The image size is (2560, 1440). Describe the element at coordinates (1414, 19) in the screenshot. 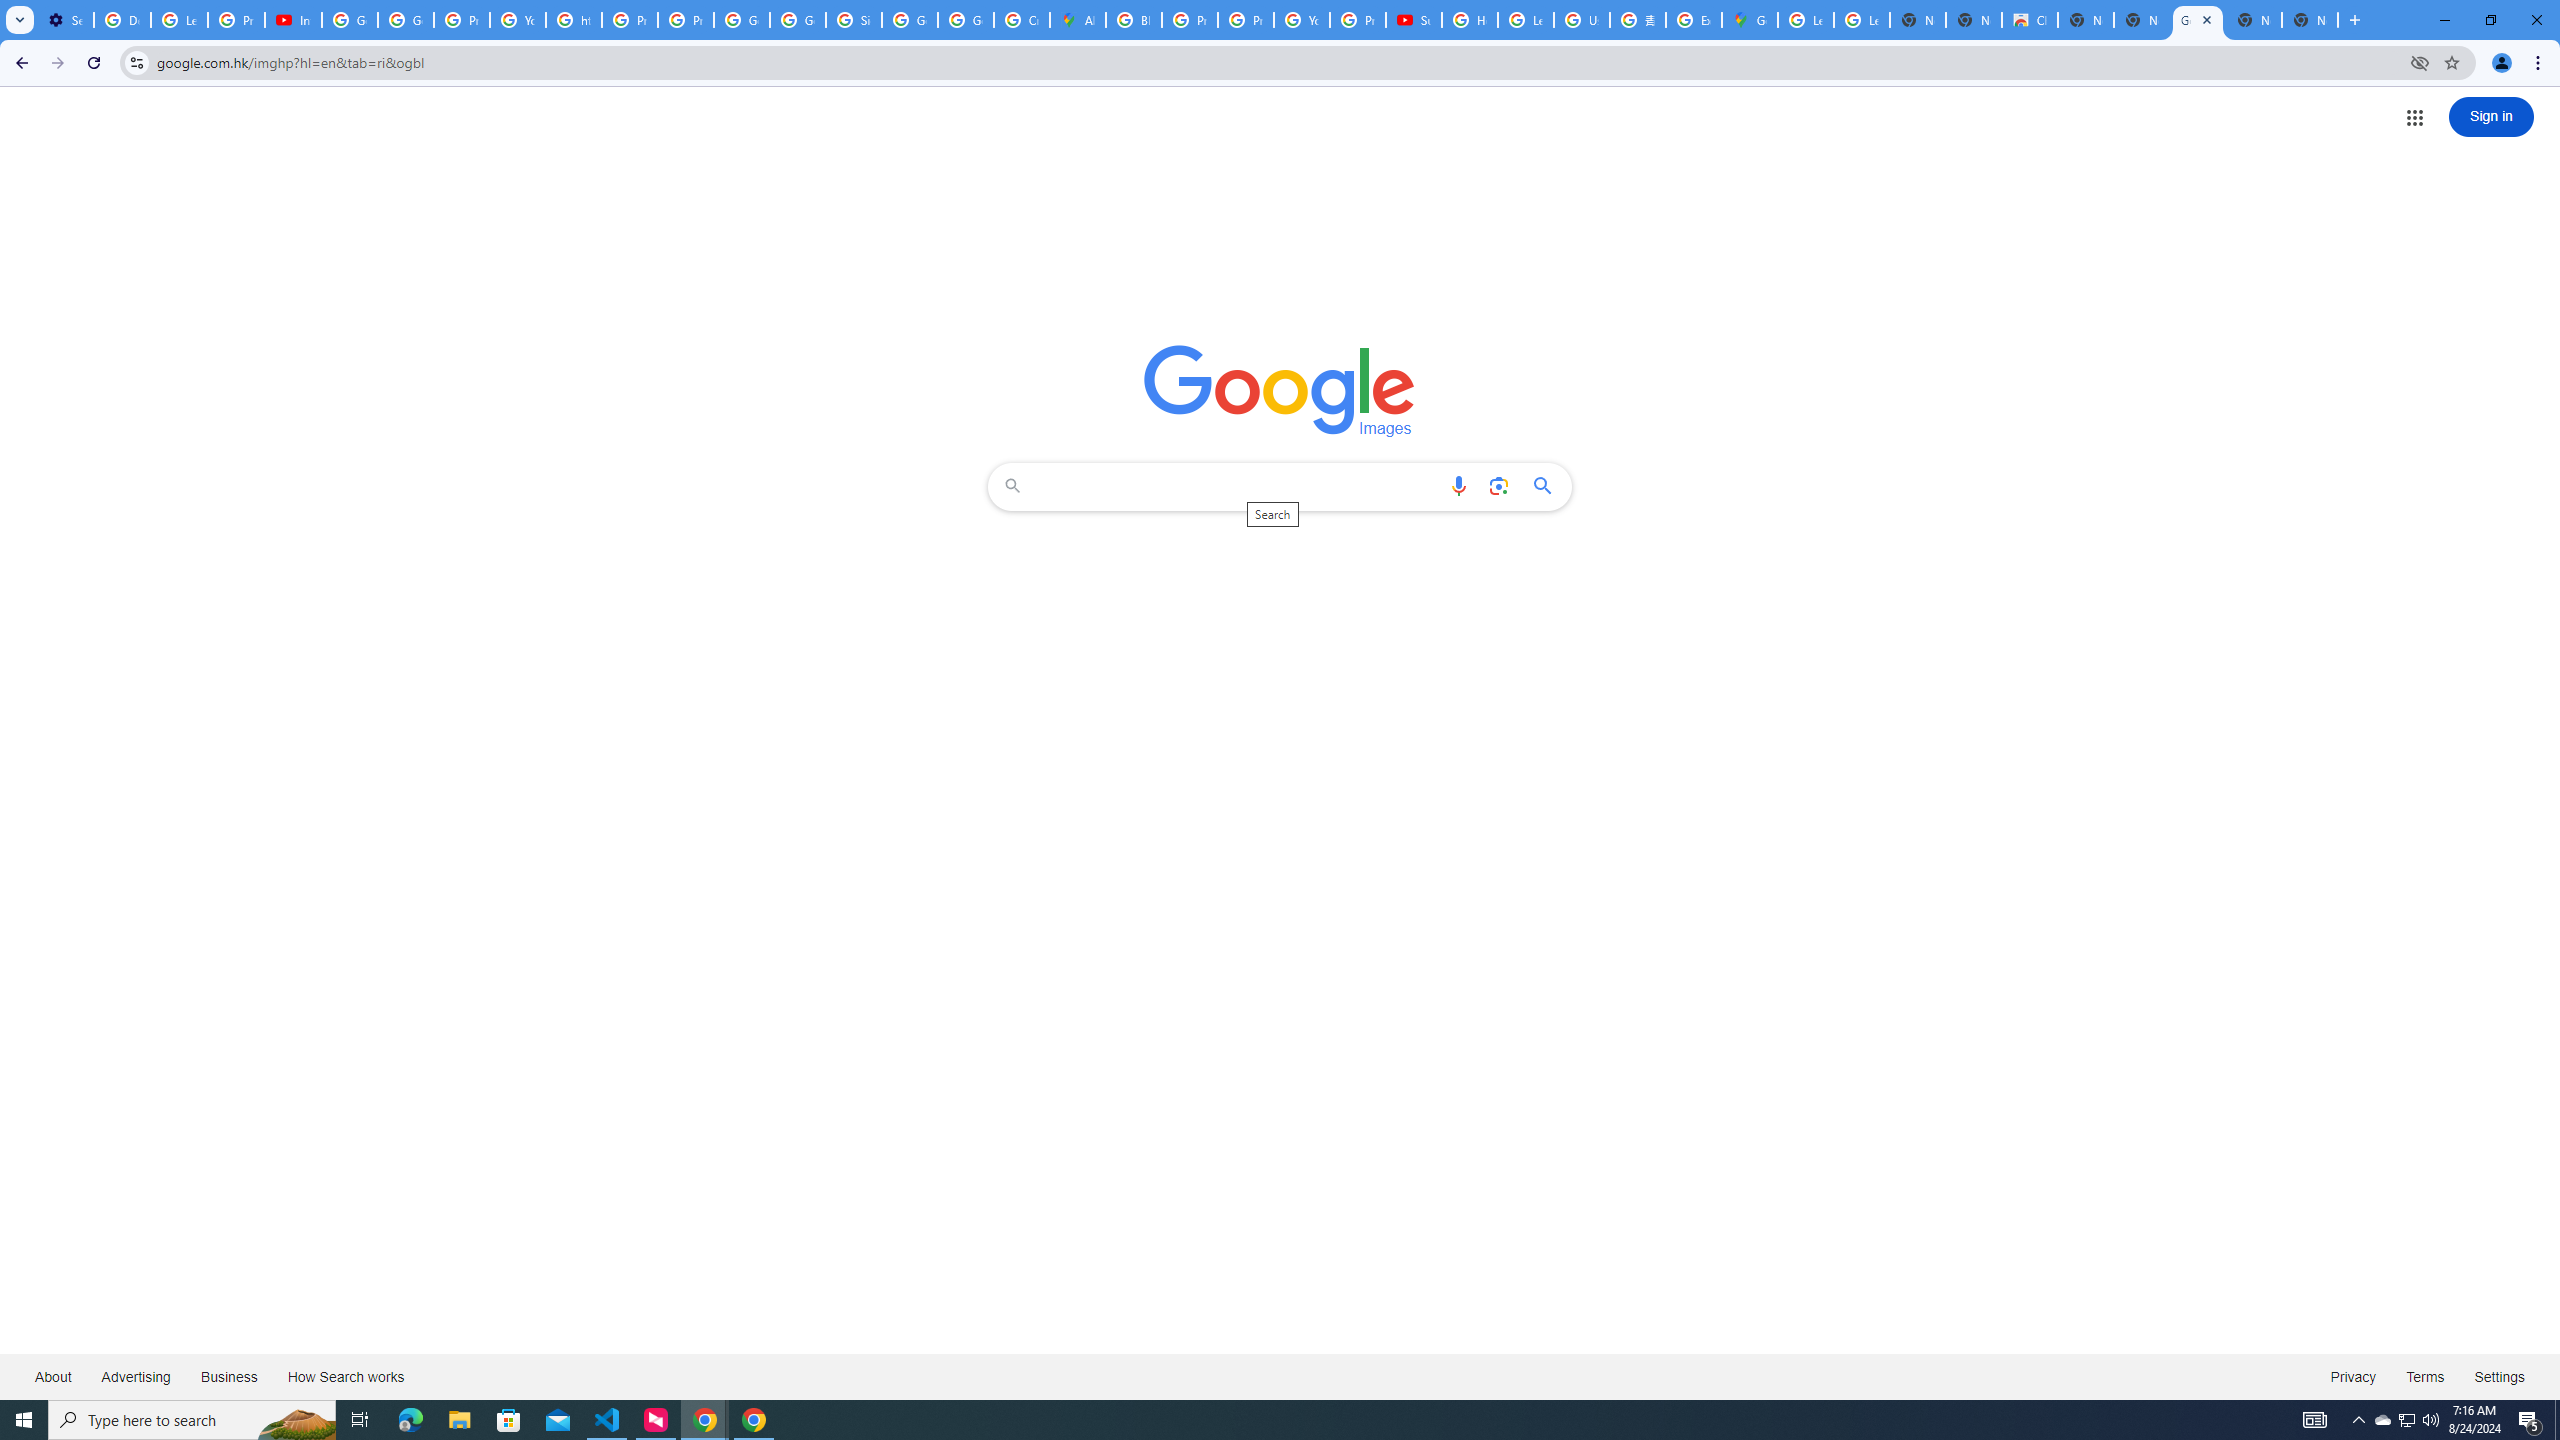

I see `'Subscriptions - YouTube'` at that location.